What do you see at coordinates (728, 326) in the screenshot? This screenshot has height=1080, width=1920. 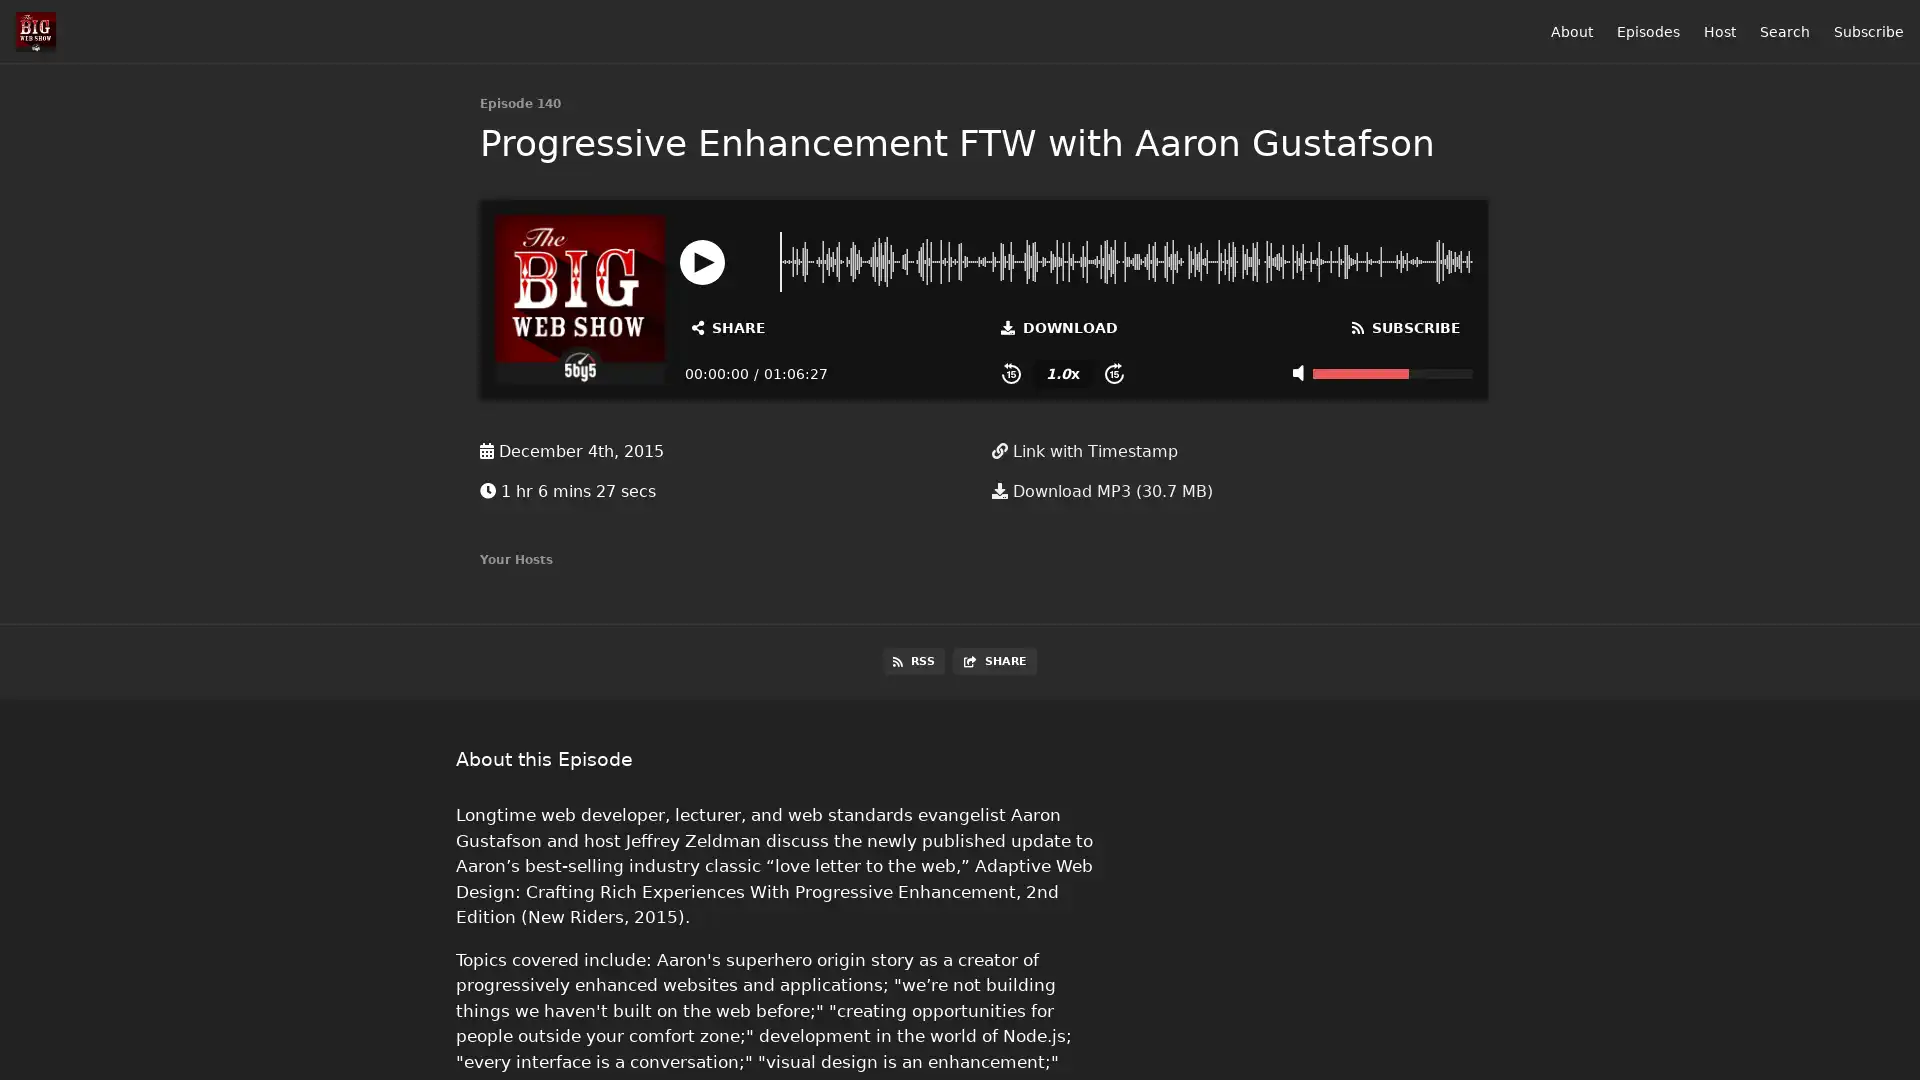 I see `Open Share and Subscribe Dialog` at bounding box center [728, 326].